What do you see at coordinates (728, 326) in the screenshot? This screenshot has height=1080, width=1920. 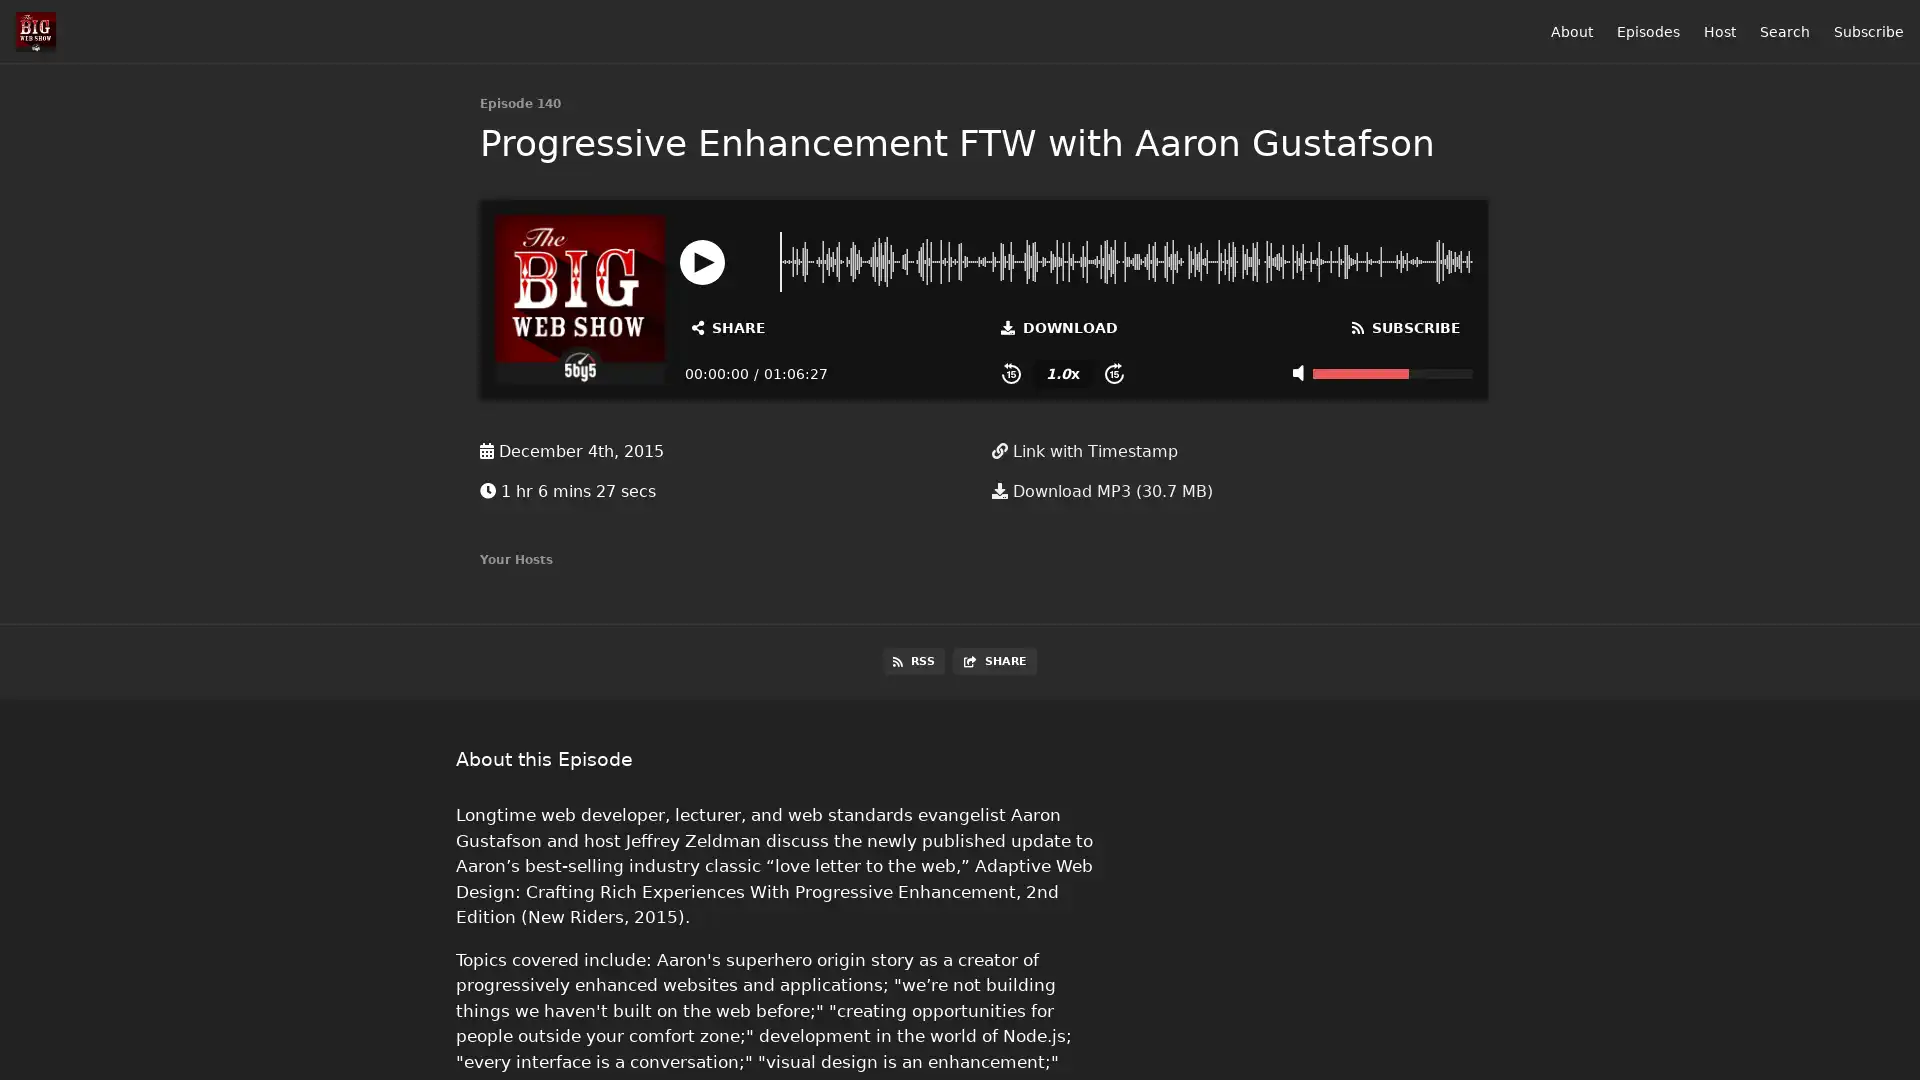 I see `Open Share and Subscribe Dialog` at bounding box center [728, 326].